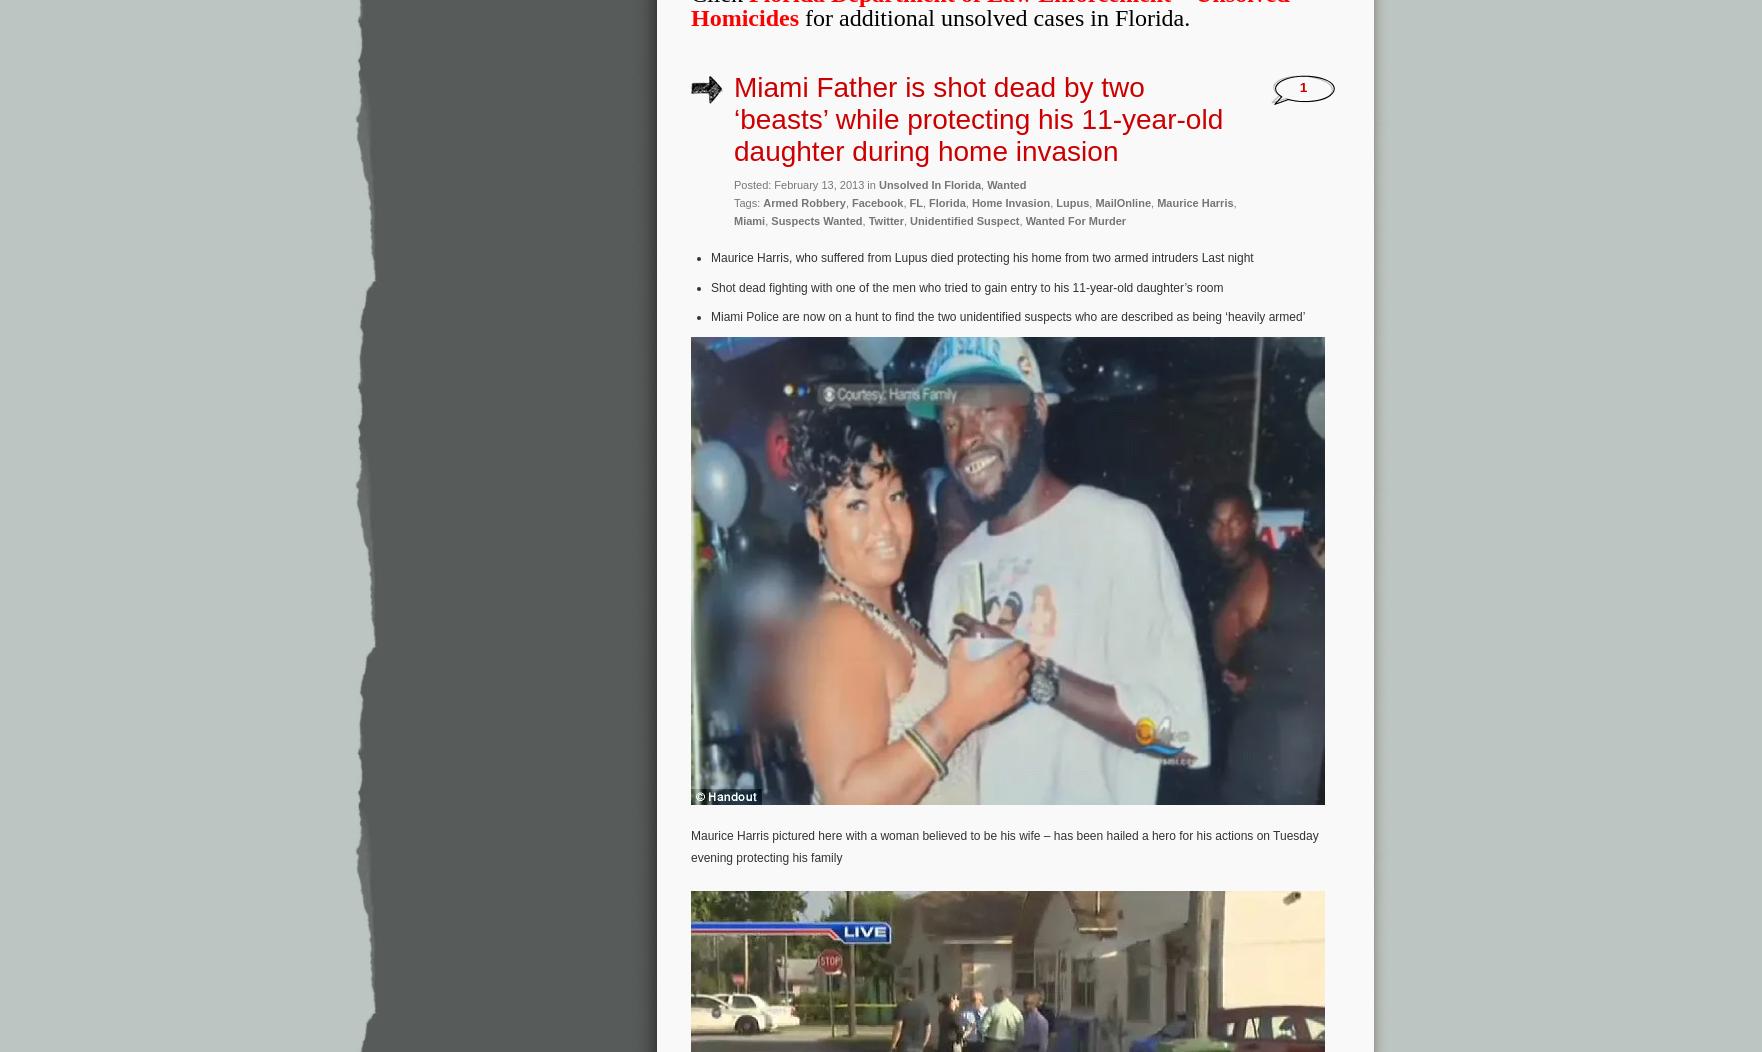 The height and width of the screenshot is (1052, 1762). I want to click on 'Suspects Wanted', so click(815, 219).